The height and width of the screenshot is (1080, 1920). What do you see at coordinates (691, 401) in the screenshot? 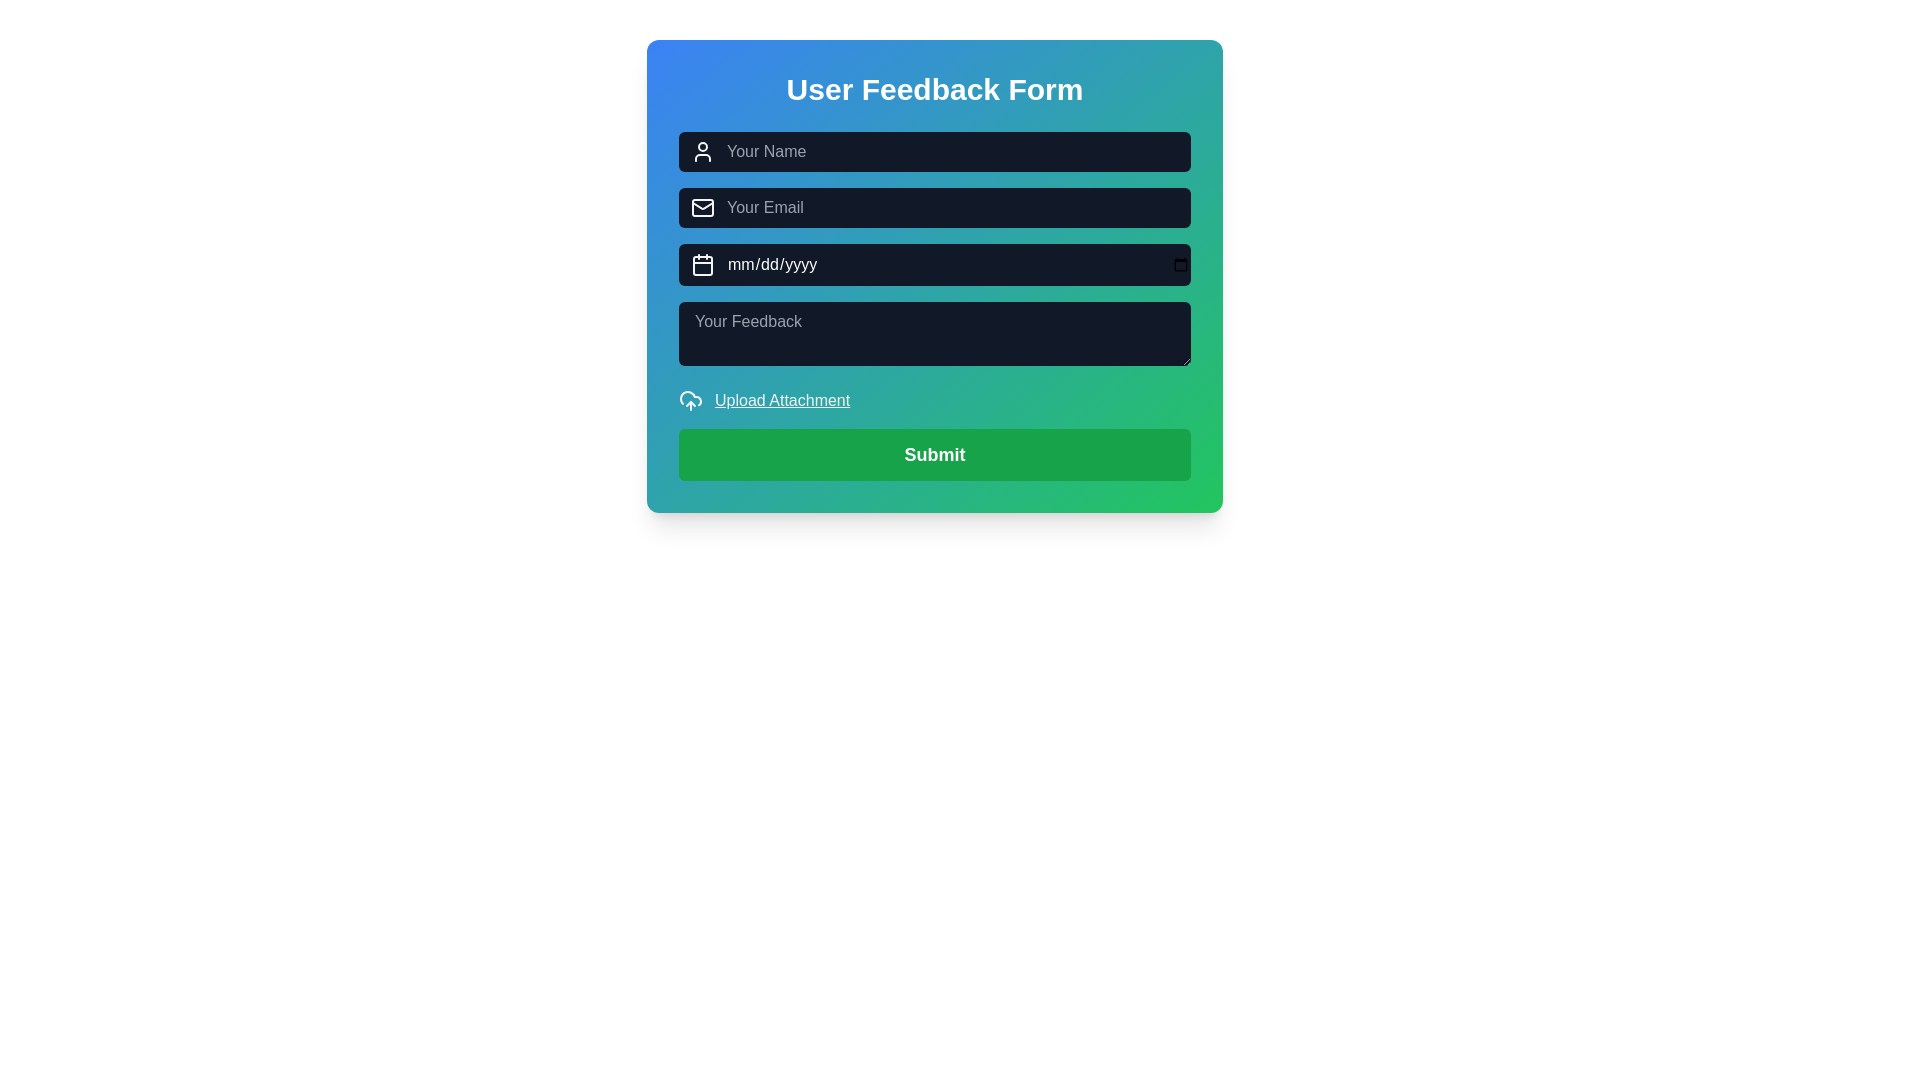
I see `the upload file icon located to the left of the 'Upload Attachment' link within the upload section of the form` at bounding box center [691, 401].